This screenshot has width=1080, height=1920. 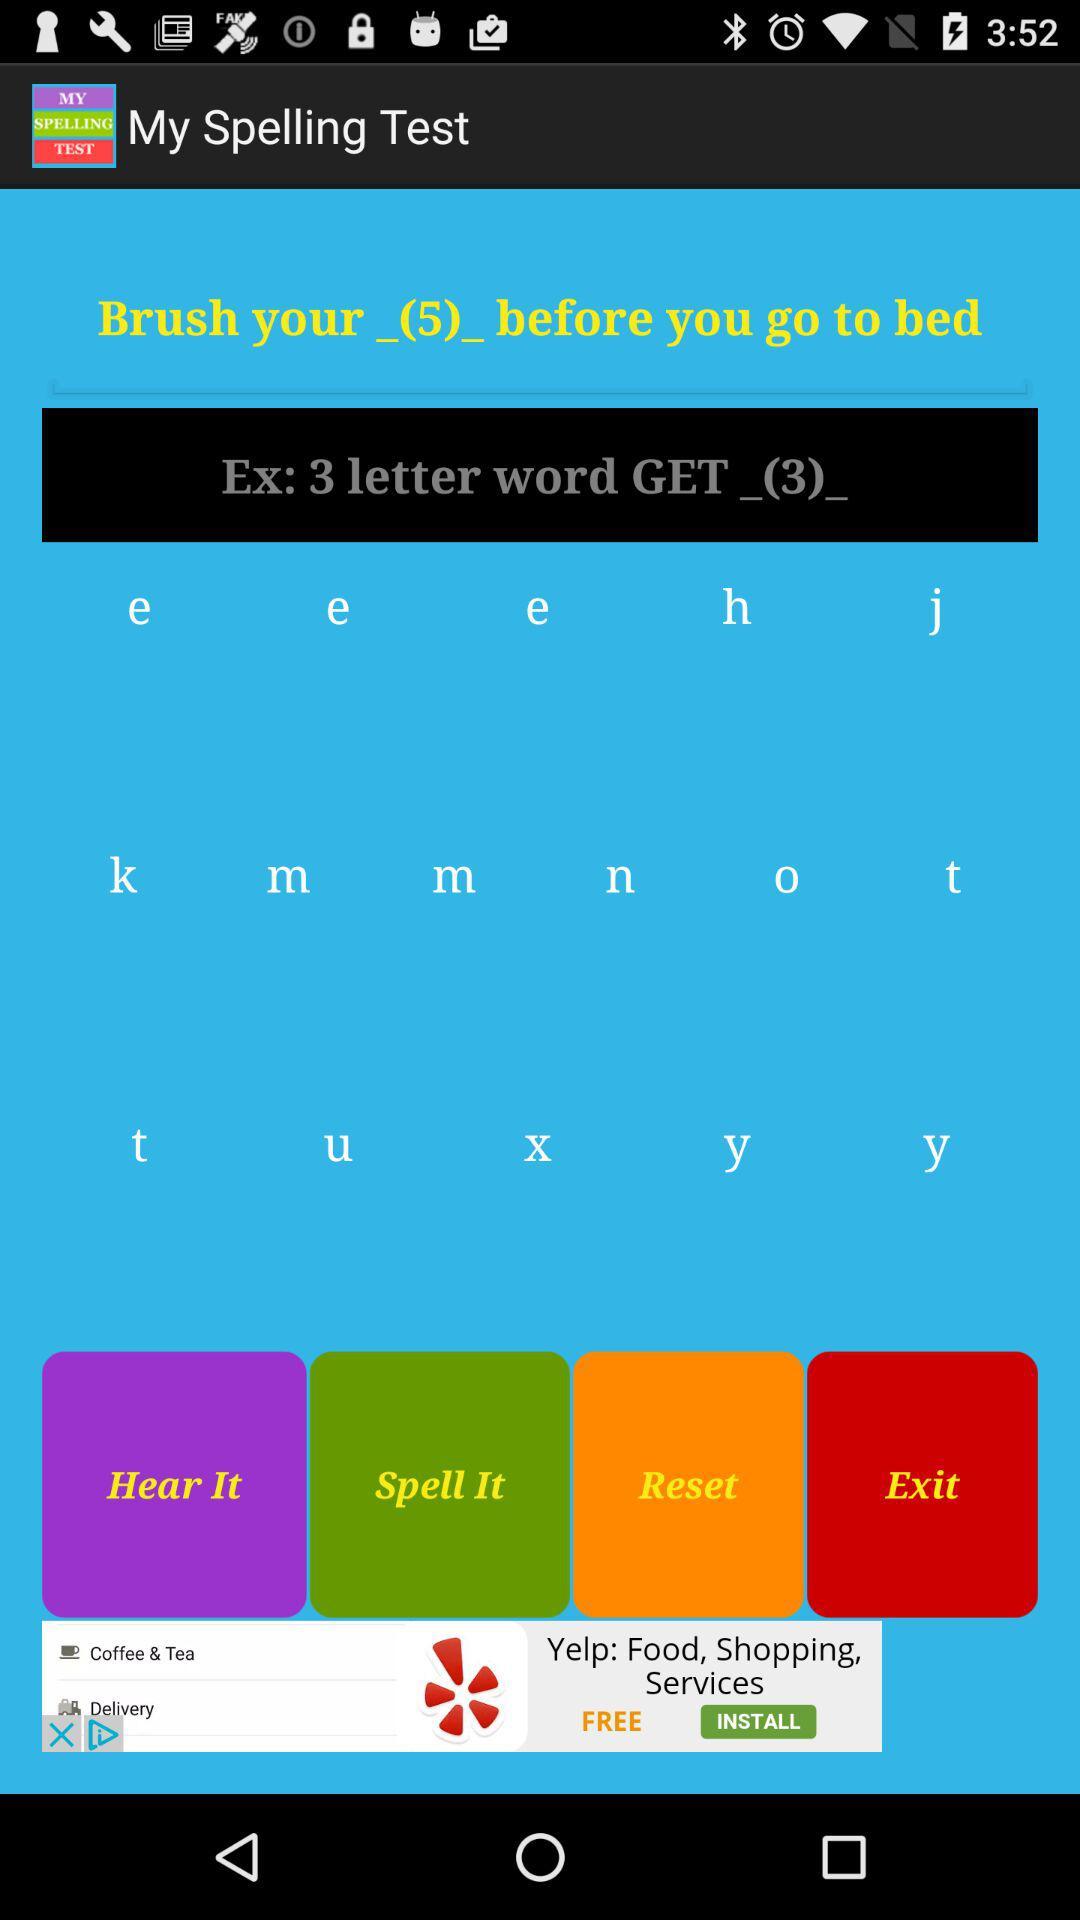 What do you see at coordinates (540, 474) in the screenshot?
I see `text box` at bounding box center [540, 474].